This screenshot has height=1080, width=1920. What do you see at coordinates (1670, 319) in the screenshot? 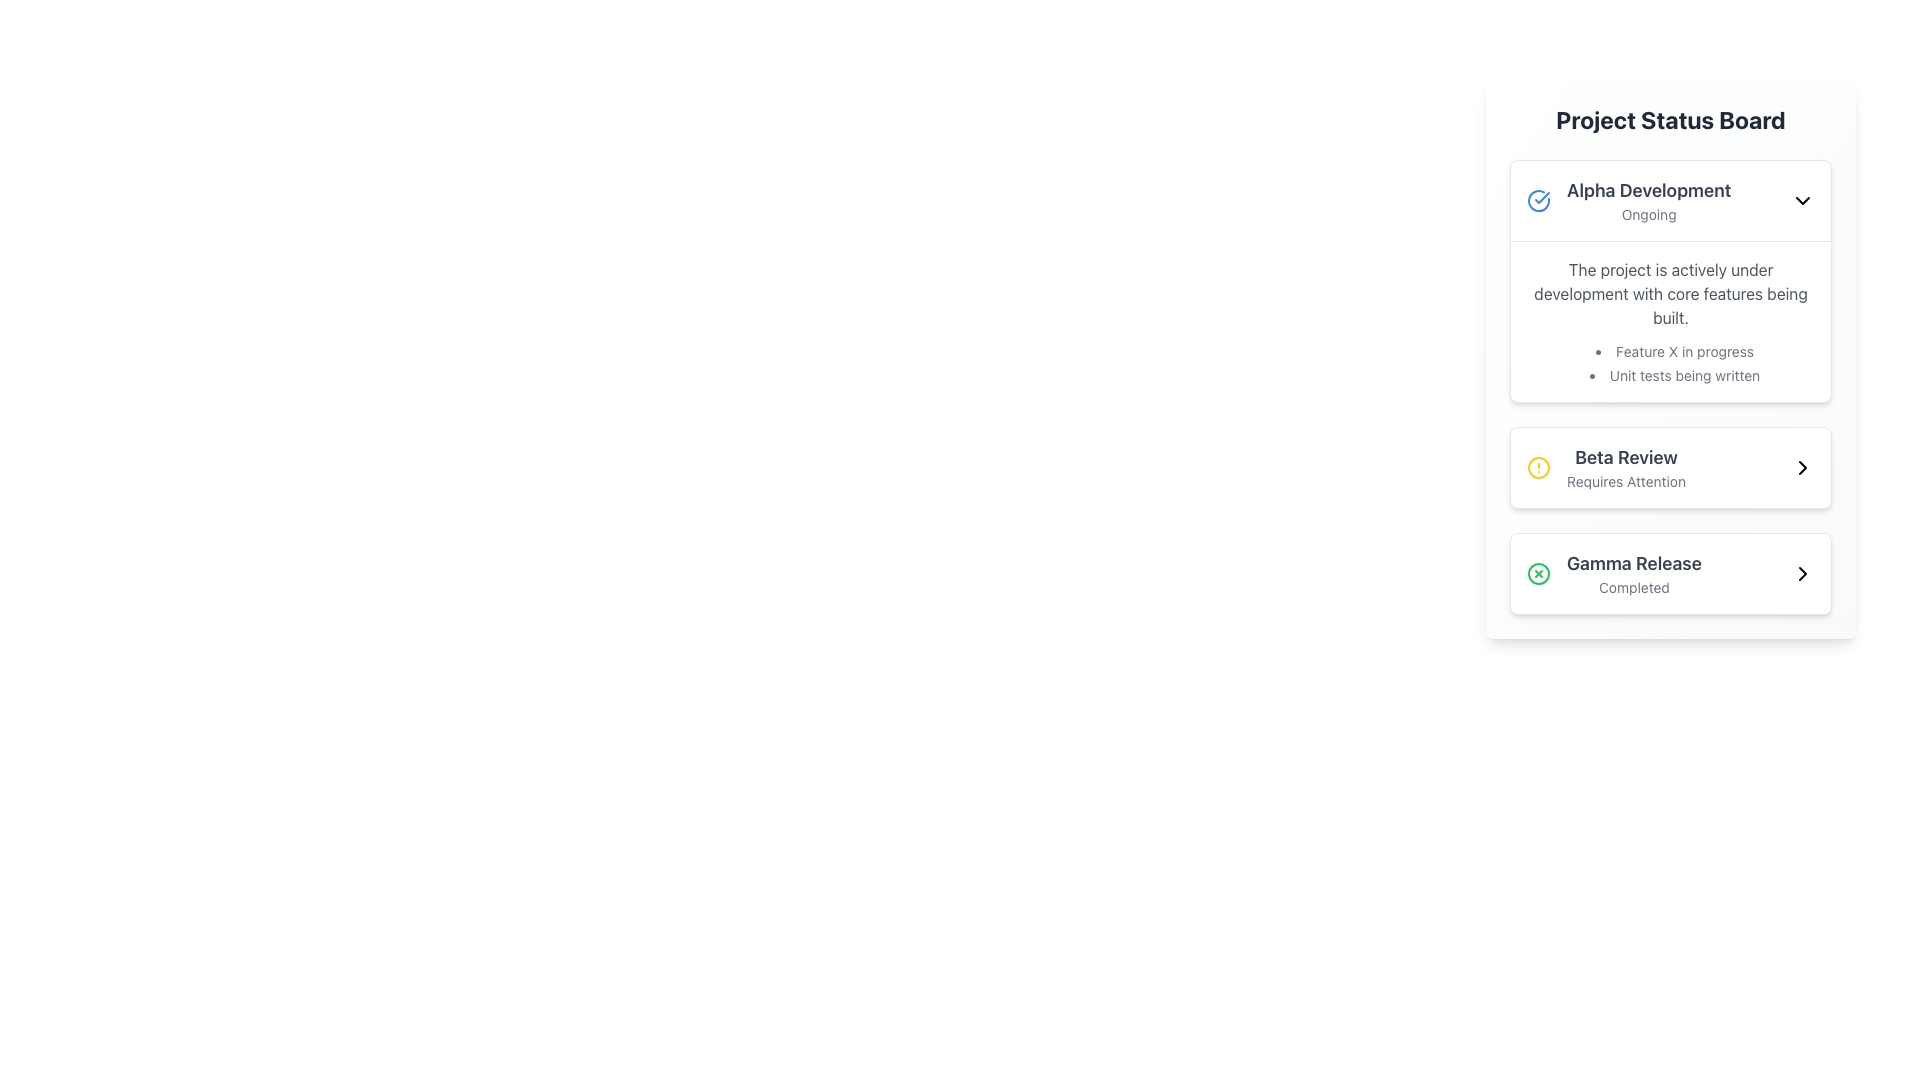
I see `informational text block located in the middle section of the 'Alpha Development' card on the 'Project Status Board', positioned below the header 'Alpha Development' and above 'Beta Review'` at bounding box center [1670, 319].